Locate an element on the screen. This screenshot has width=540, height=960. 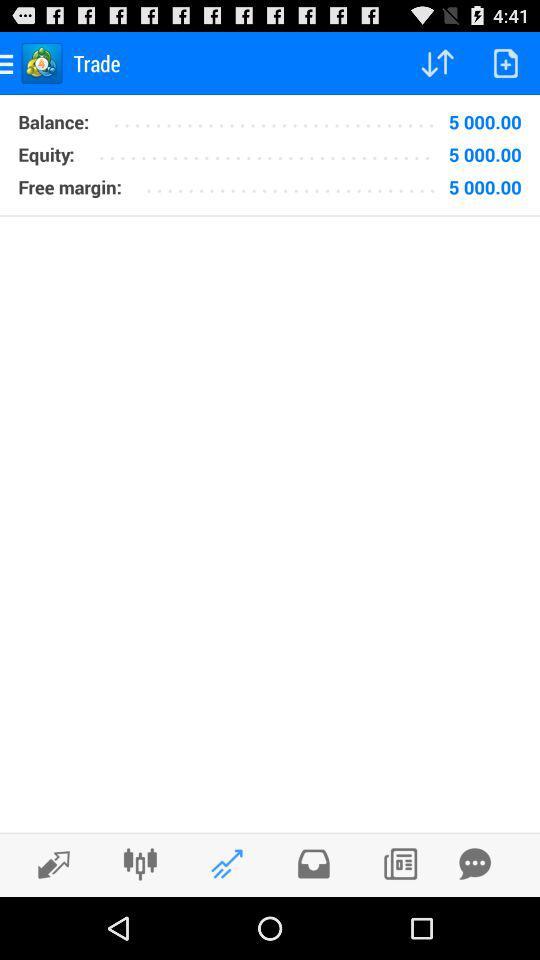
the sliders icon is located at coordinates (139, 924).